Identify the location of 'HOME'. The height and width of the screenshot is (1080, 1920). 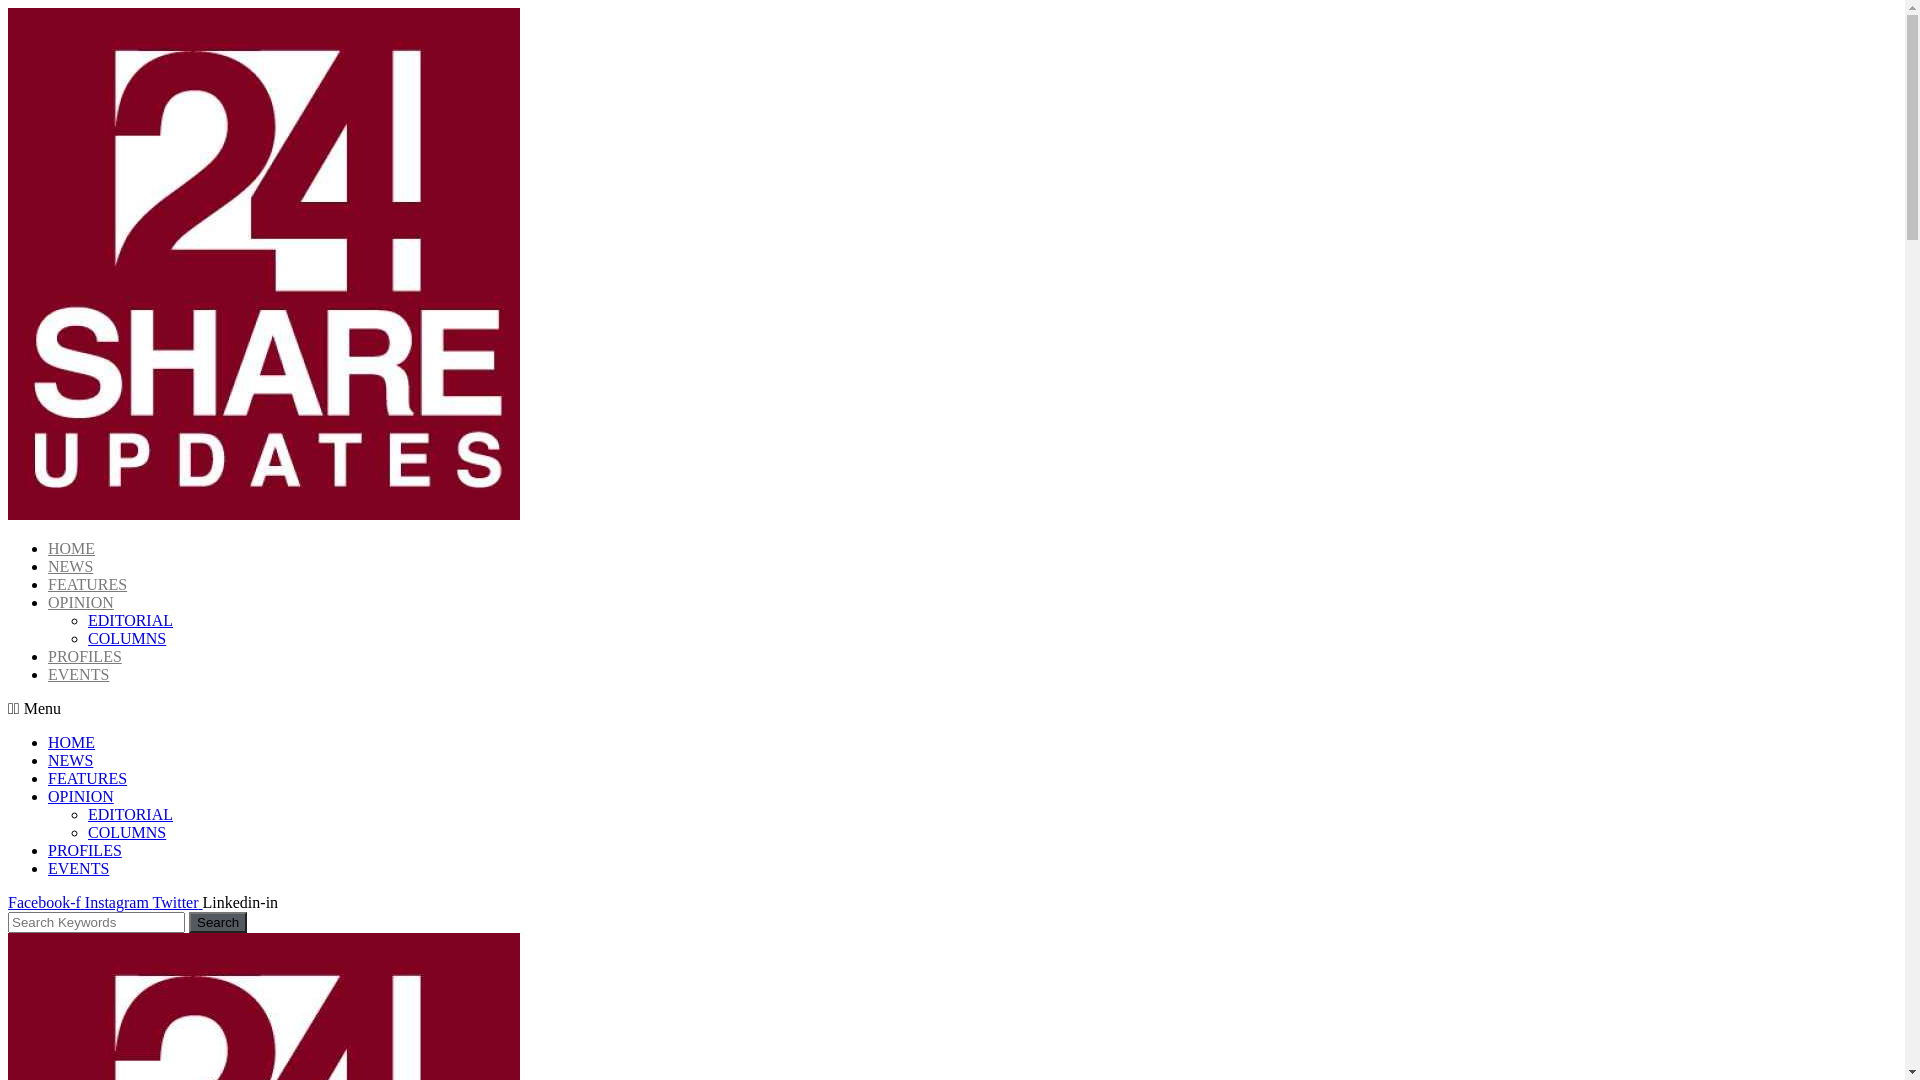
(71, 548).